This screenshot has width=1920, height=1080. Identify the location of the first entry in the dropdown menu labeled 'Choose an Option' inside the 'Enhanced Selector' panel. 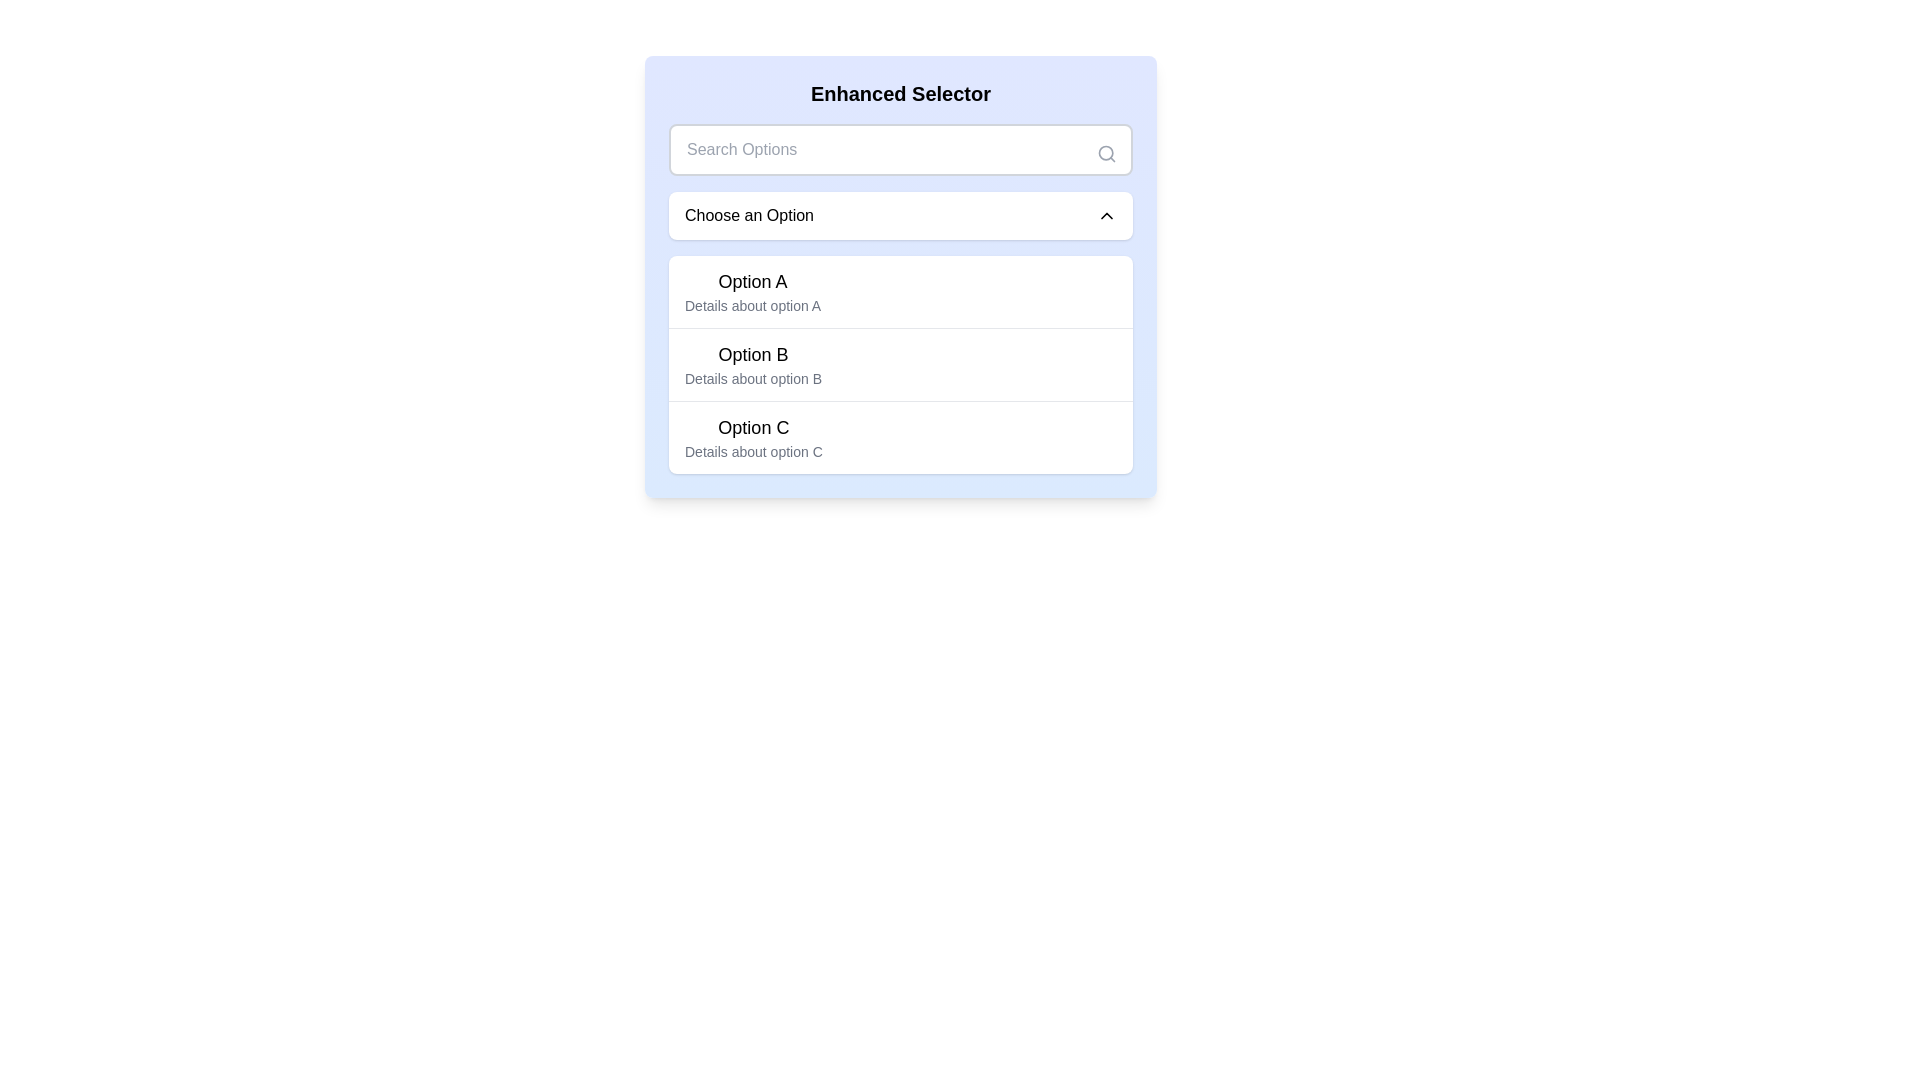
(752, 292).